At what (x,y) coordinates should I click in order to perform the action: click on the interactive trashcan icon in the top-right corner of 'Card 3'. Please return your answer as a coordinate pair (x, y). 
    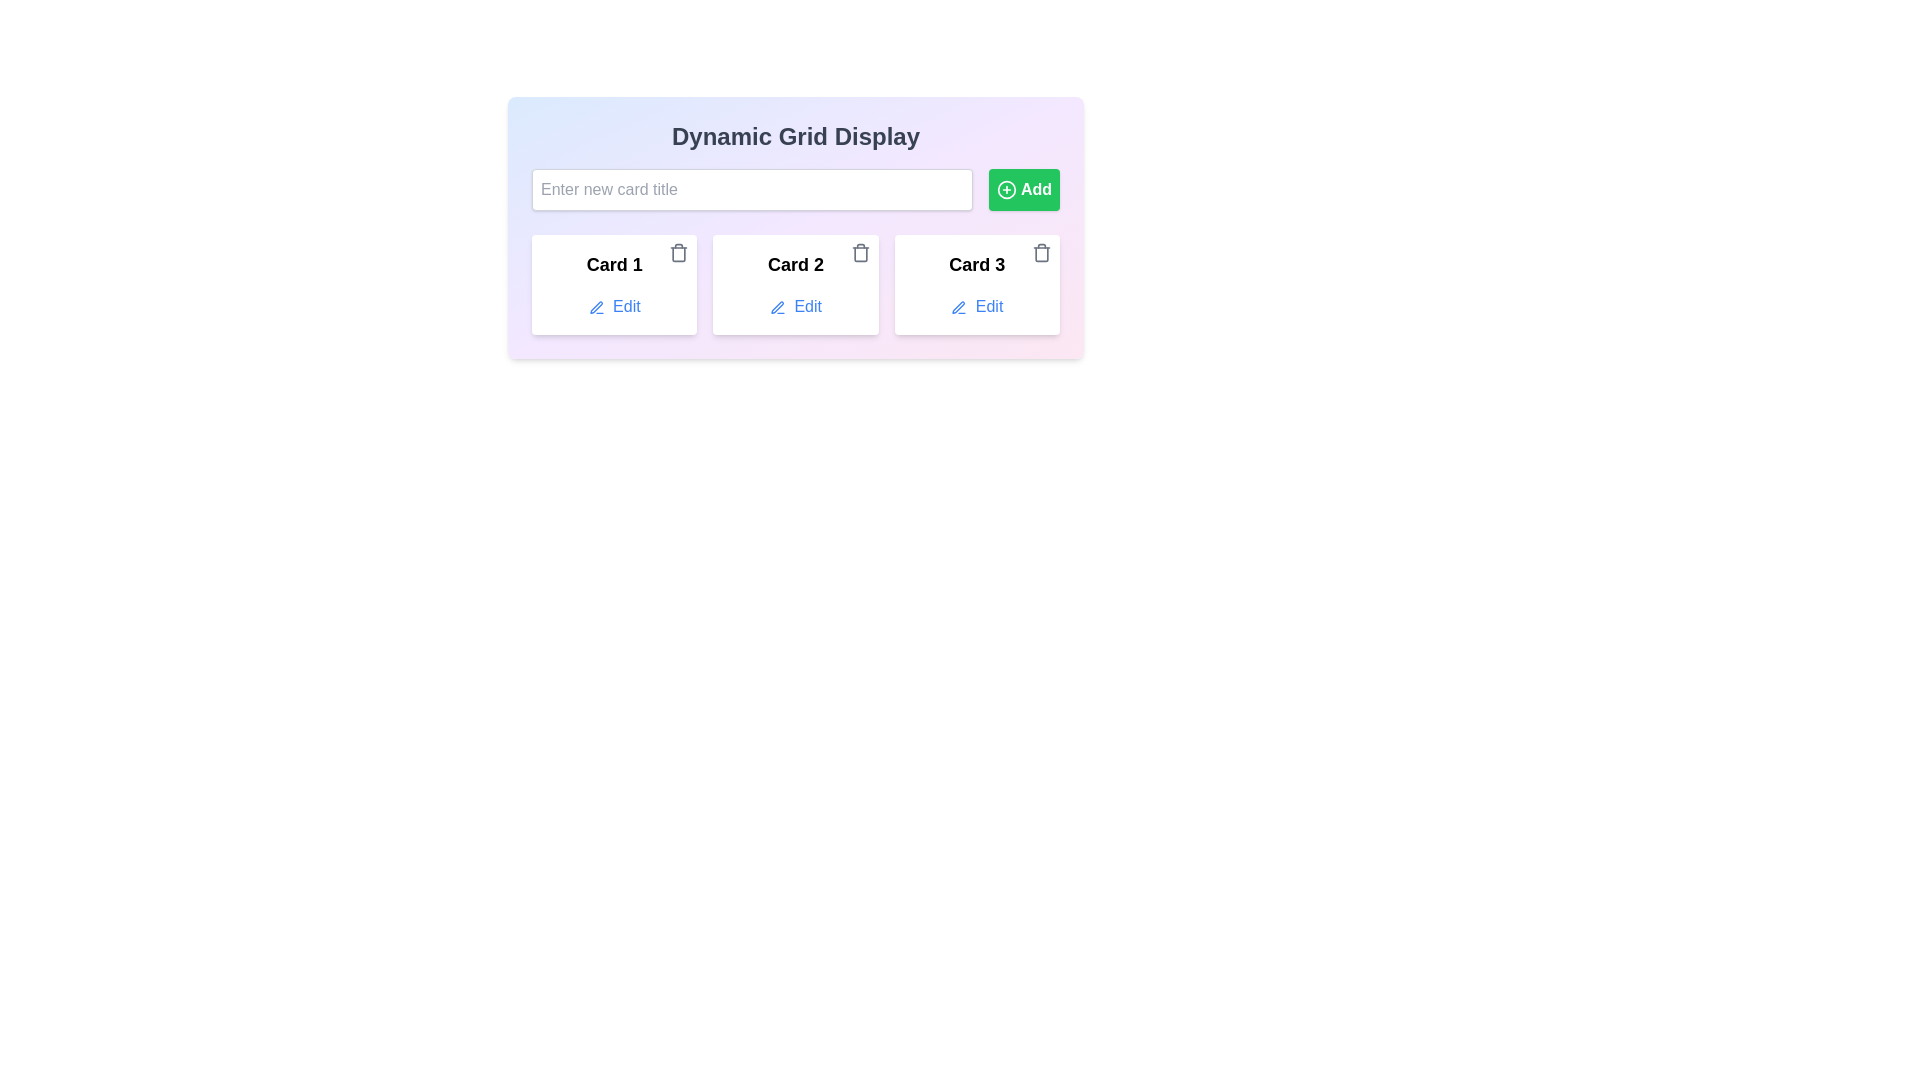
    Looking at the image, I should click on (1040, 252).